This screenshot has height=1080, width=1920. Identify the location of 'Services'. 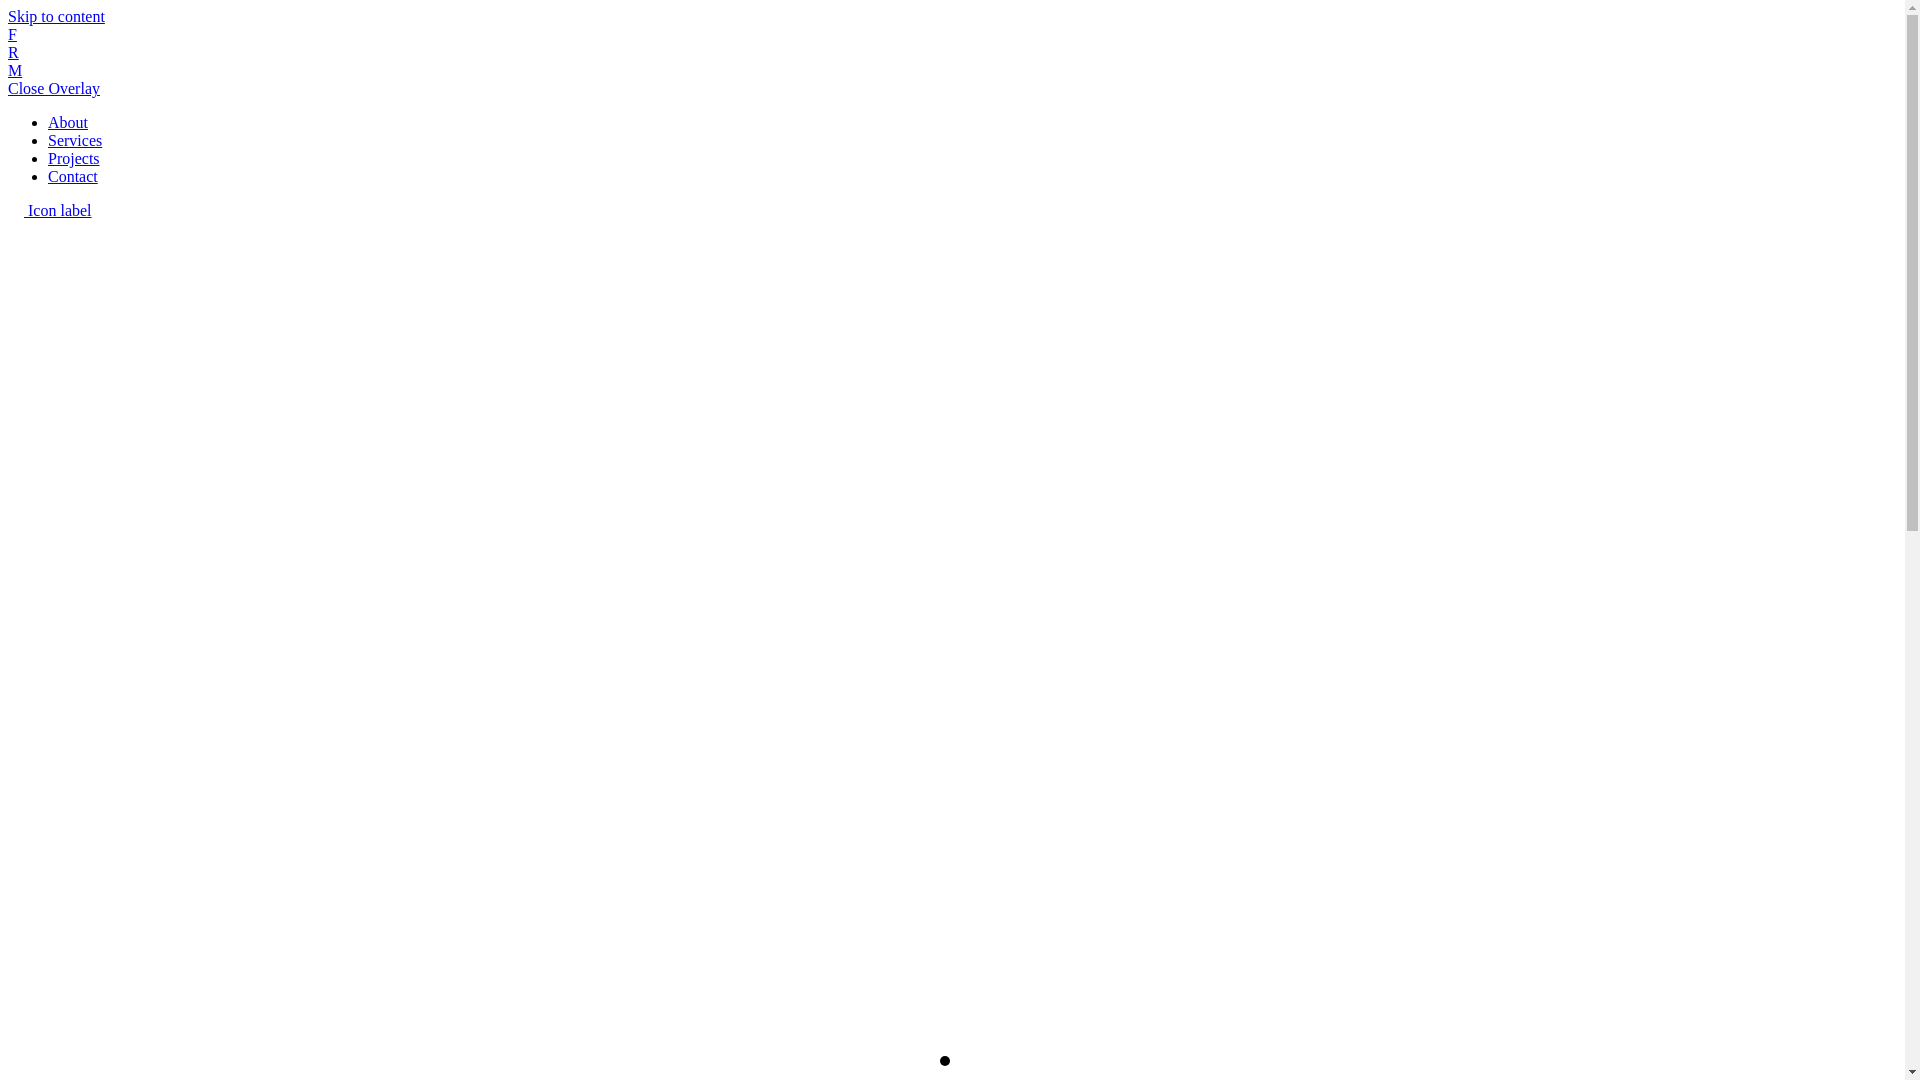
(75, 139).